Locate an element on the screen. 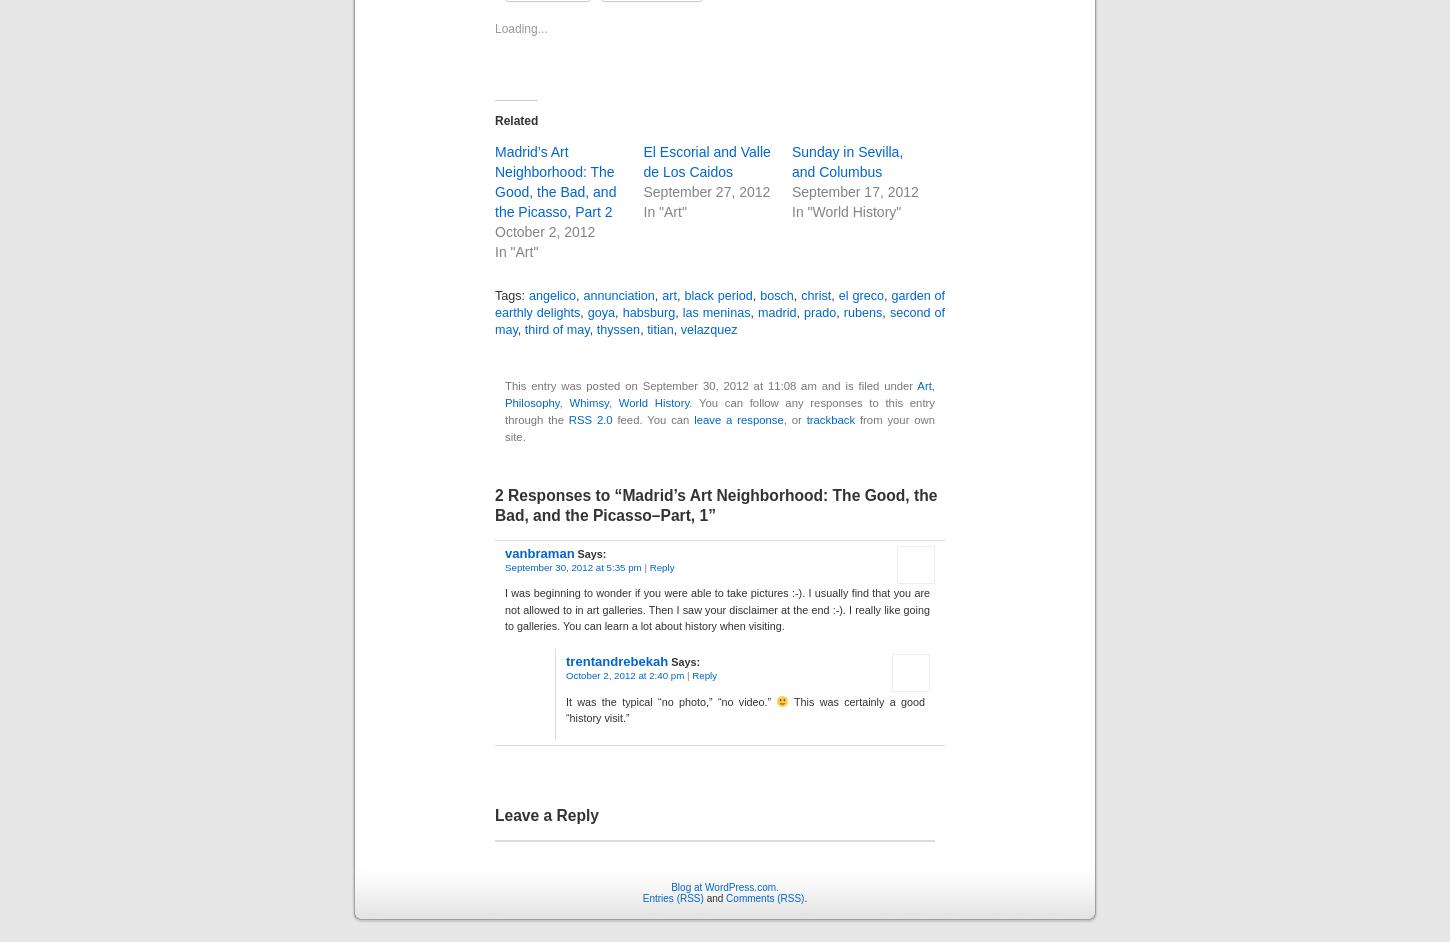 The height and width of the screenshot is (942, 1450). 'It was the typical “no photo,” “no video.”' is located at coordinates (670, 696).